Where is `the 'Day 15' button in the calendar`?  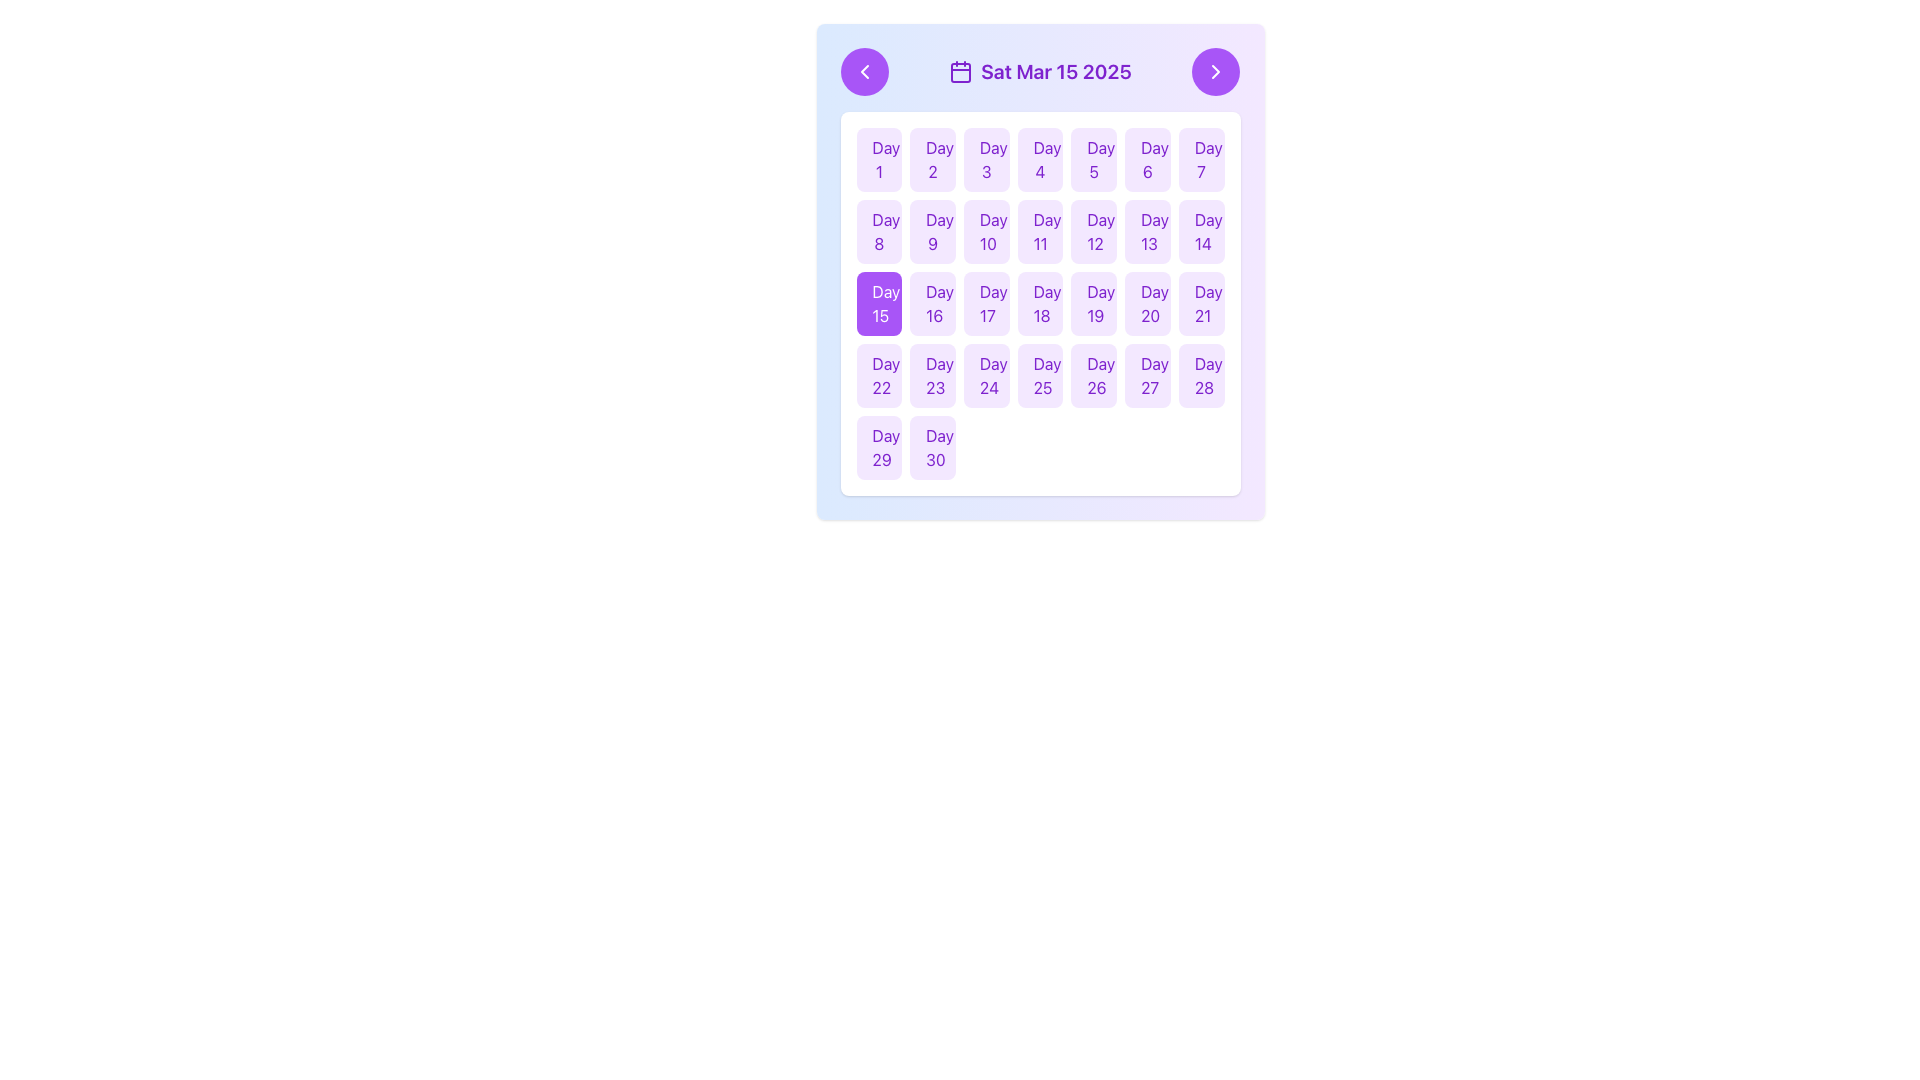 the 'Day 15' button in the calendar is located at coordinates (879, 304).